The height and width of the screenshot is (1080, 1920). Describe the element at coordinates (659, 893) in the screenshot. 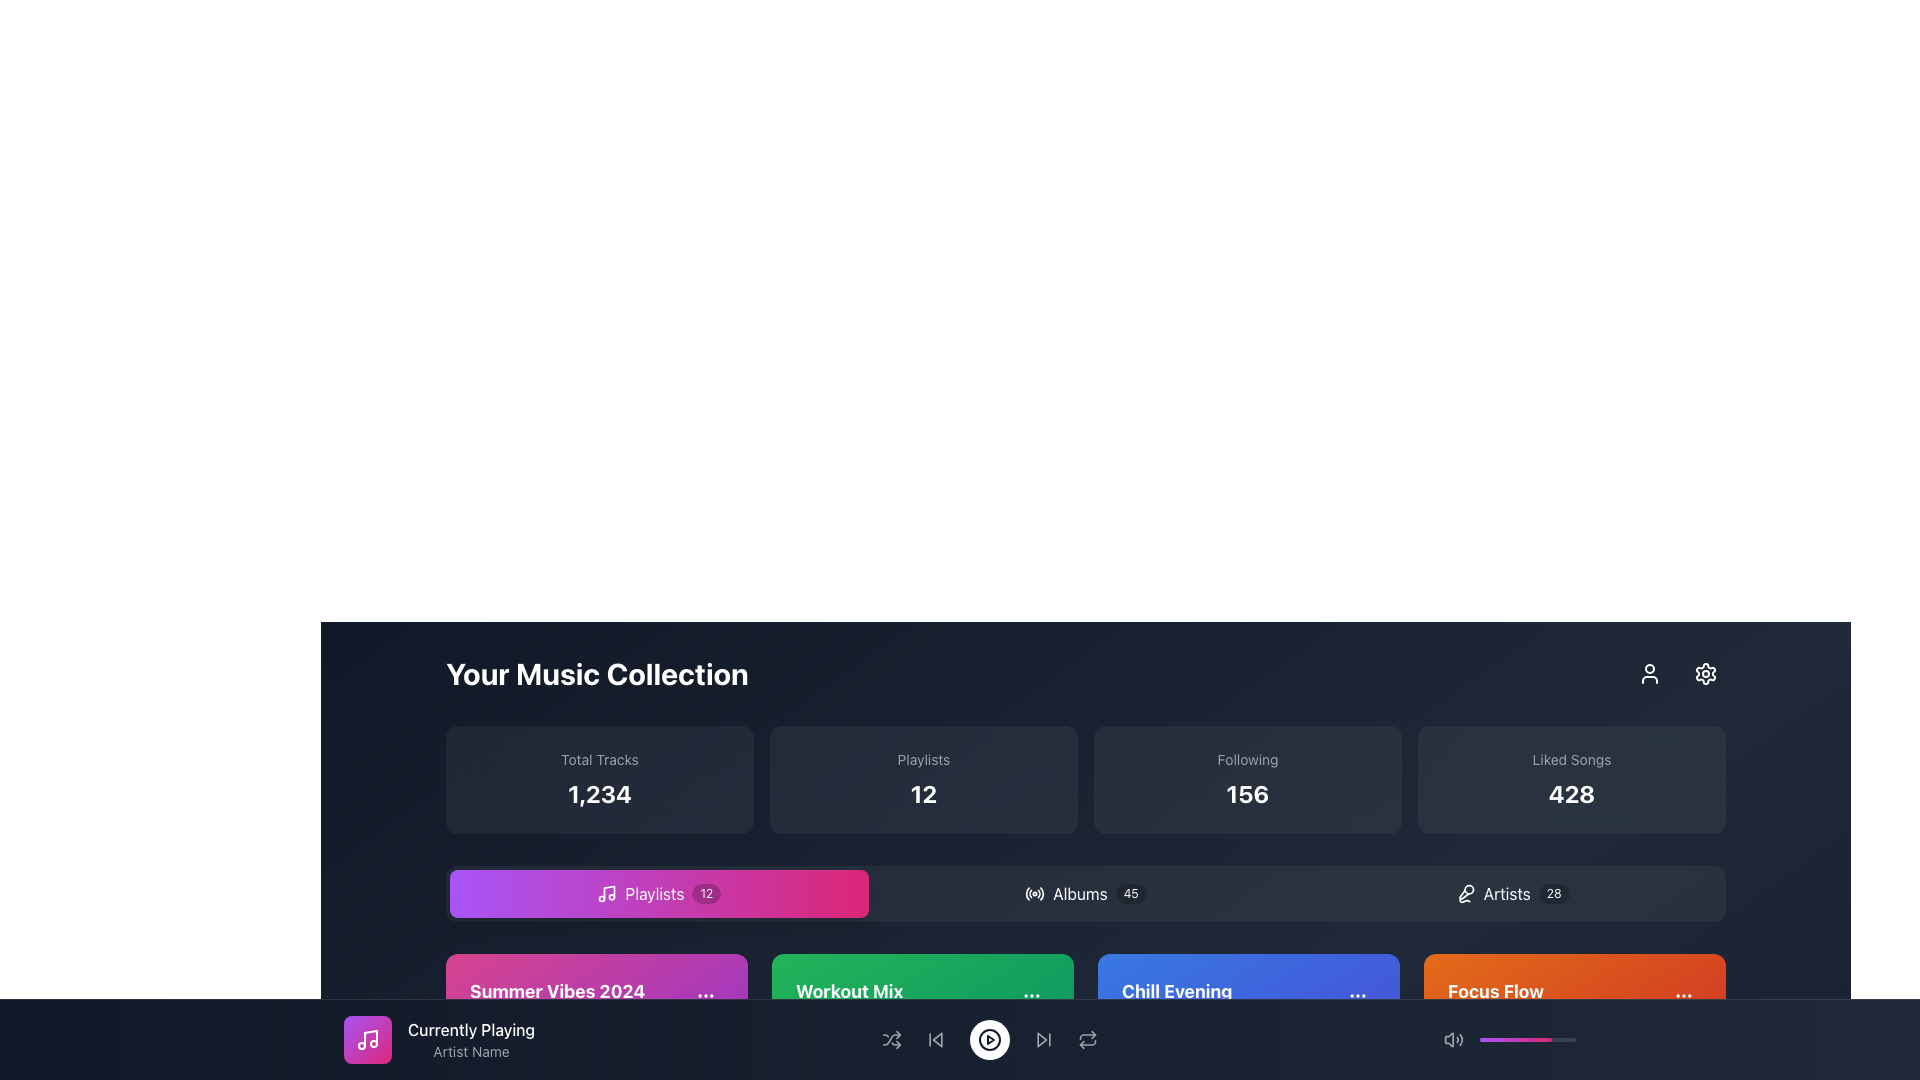

I see `the horizontally elongated rectangular button labeled 'Playlists' with a music note icon and a badge showing '12'` at that location.